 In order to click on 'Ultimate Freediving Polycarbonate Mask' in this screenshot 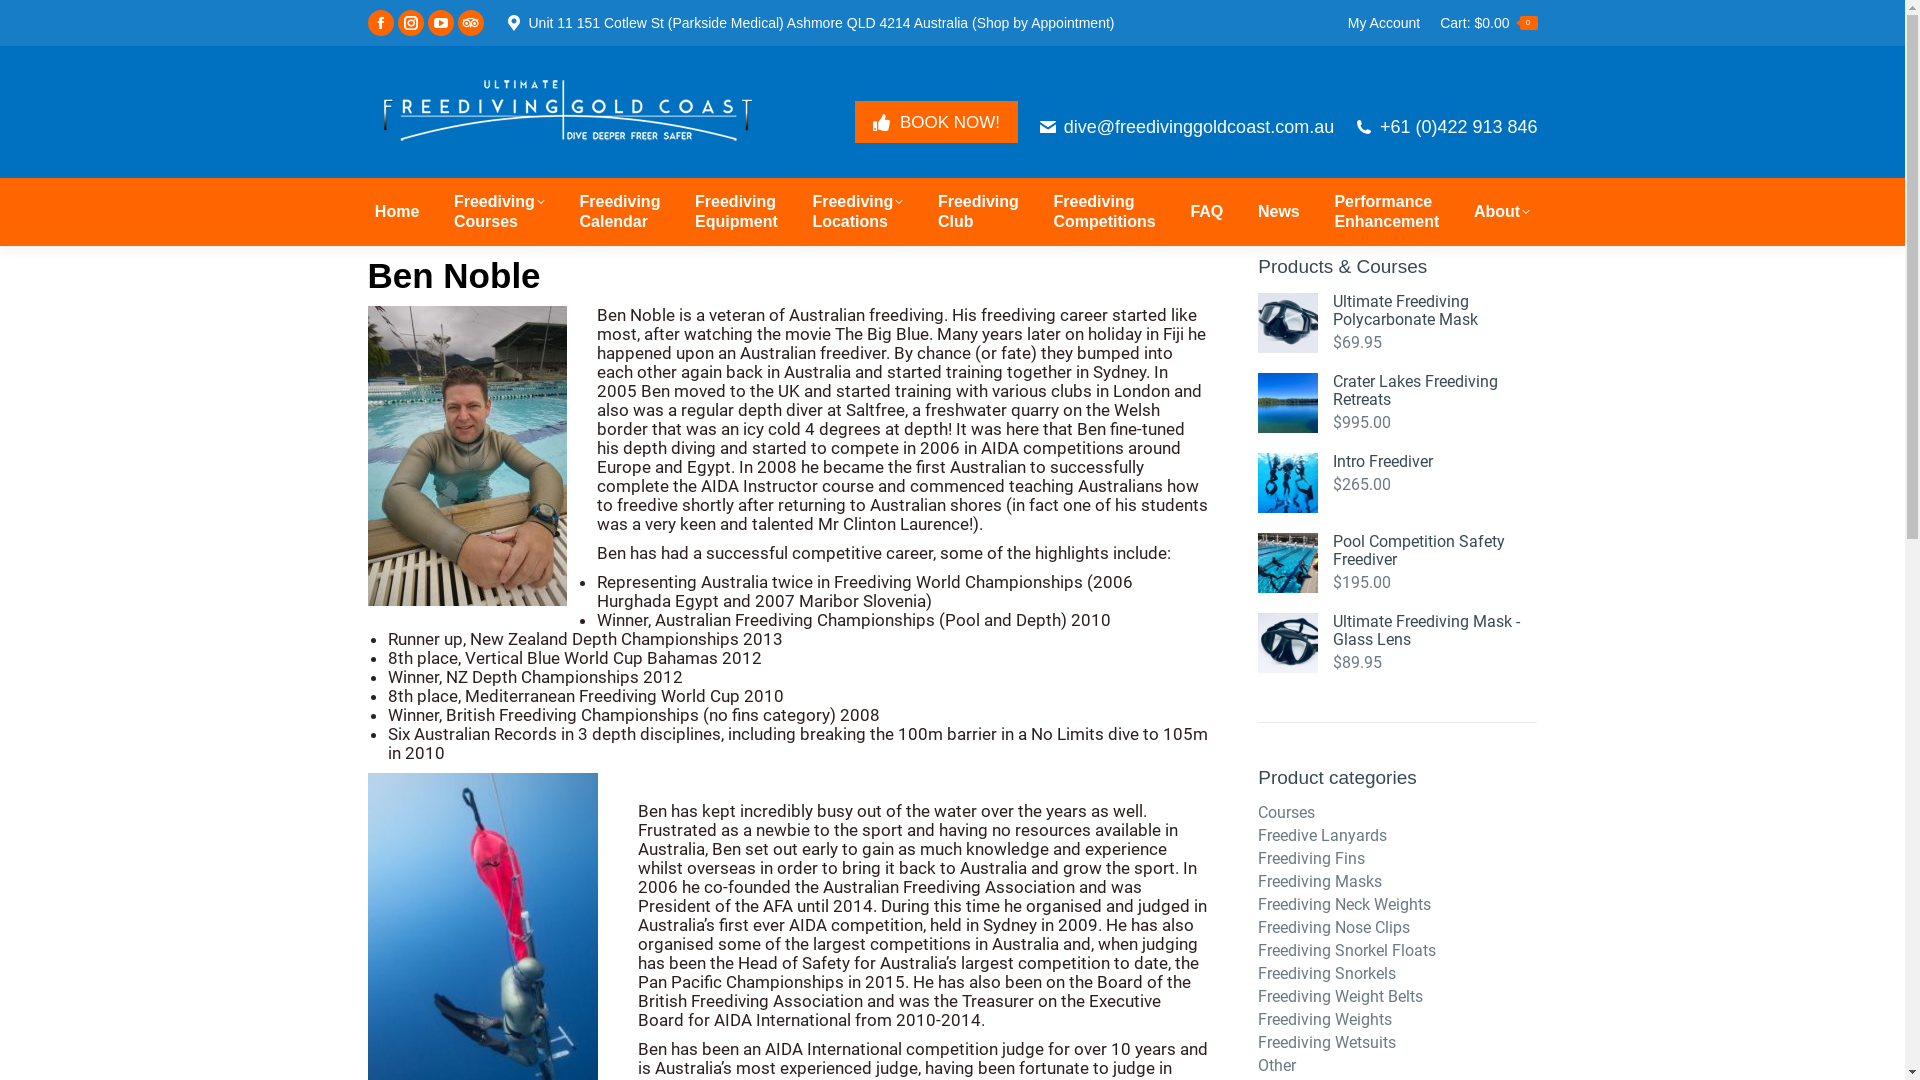, I will do `click(1434, 311)`.